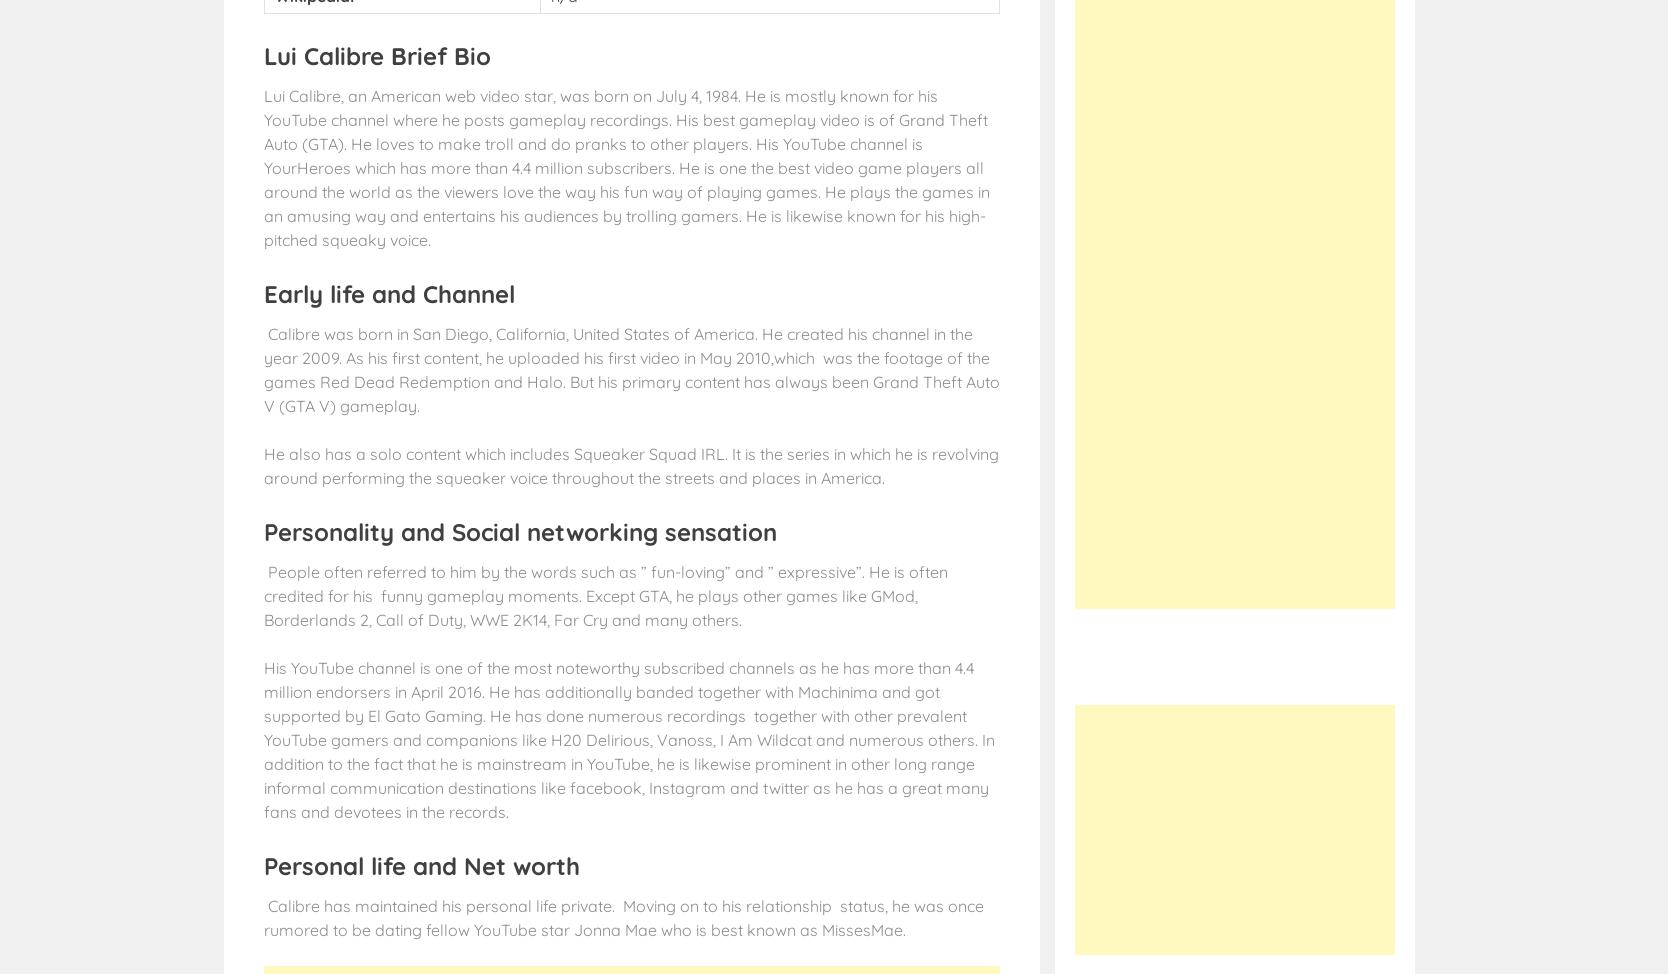 The width and height of the screenshot is (1668, 974). Describe the element at coordinates (605, 594) in the screenshot. I see `'People often referred to him by the words such as ” fun-loving” and ” expressive”. He is often credited for his  funny gameplay moments. Except GTA, he plays other games like GMod, Borderlands 2, Call of Duty, WWE 2K14, Far Cry and many others.'` at that location.